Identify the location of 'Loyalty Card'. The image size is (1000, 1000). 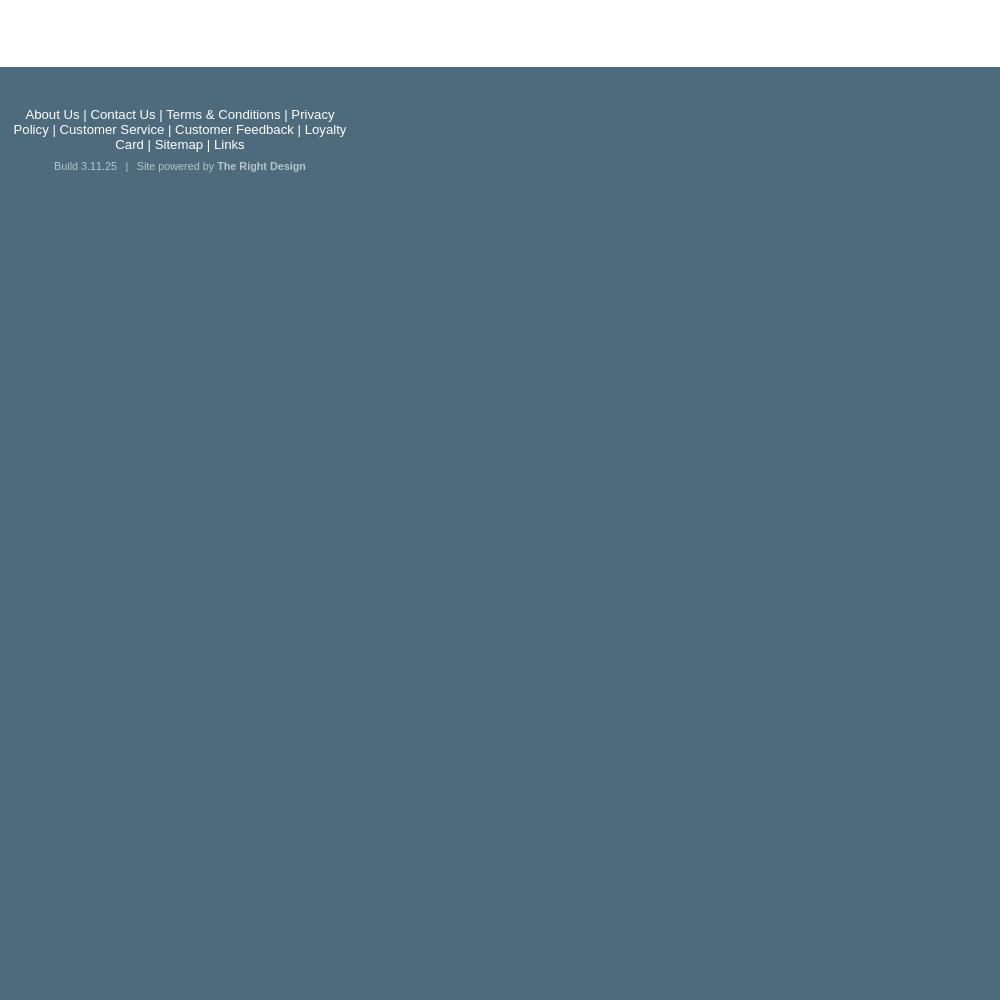
(229, 137).